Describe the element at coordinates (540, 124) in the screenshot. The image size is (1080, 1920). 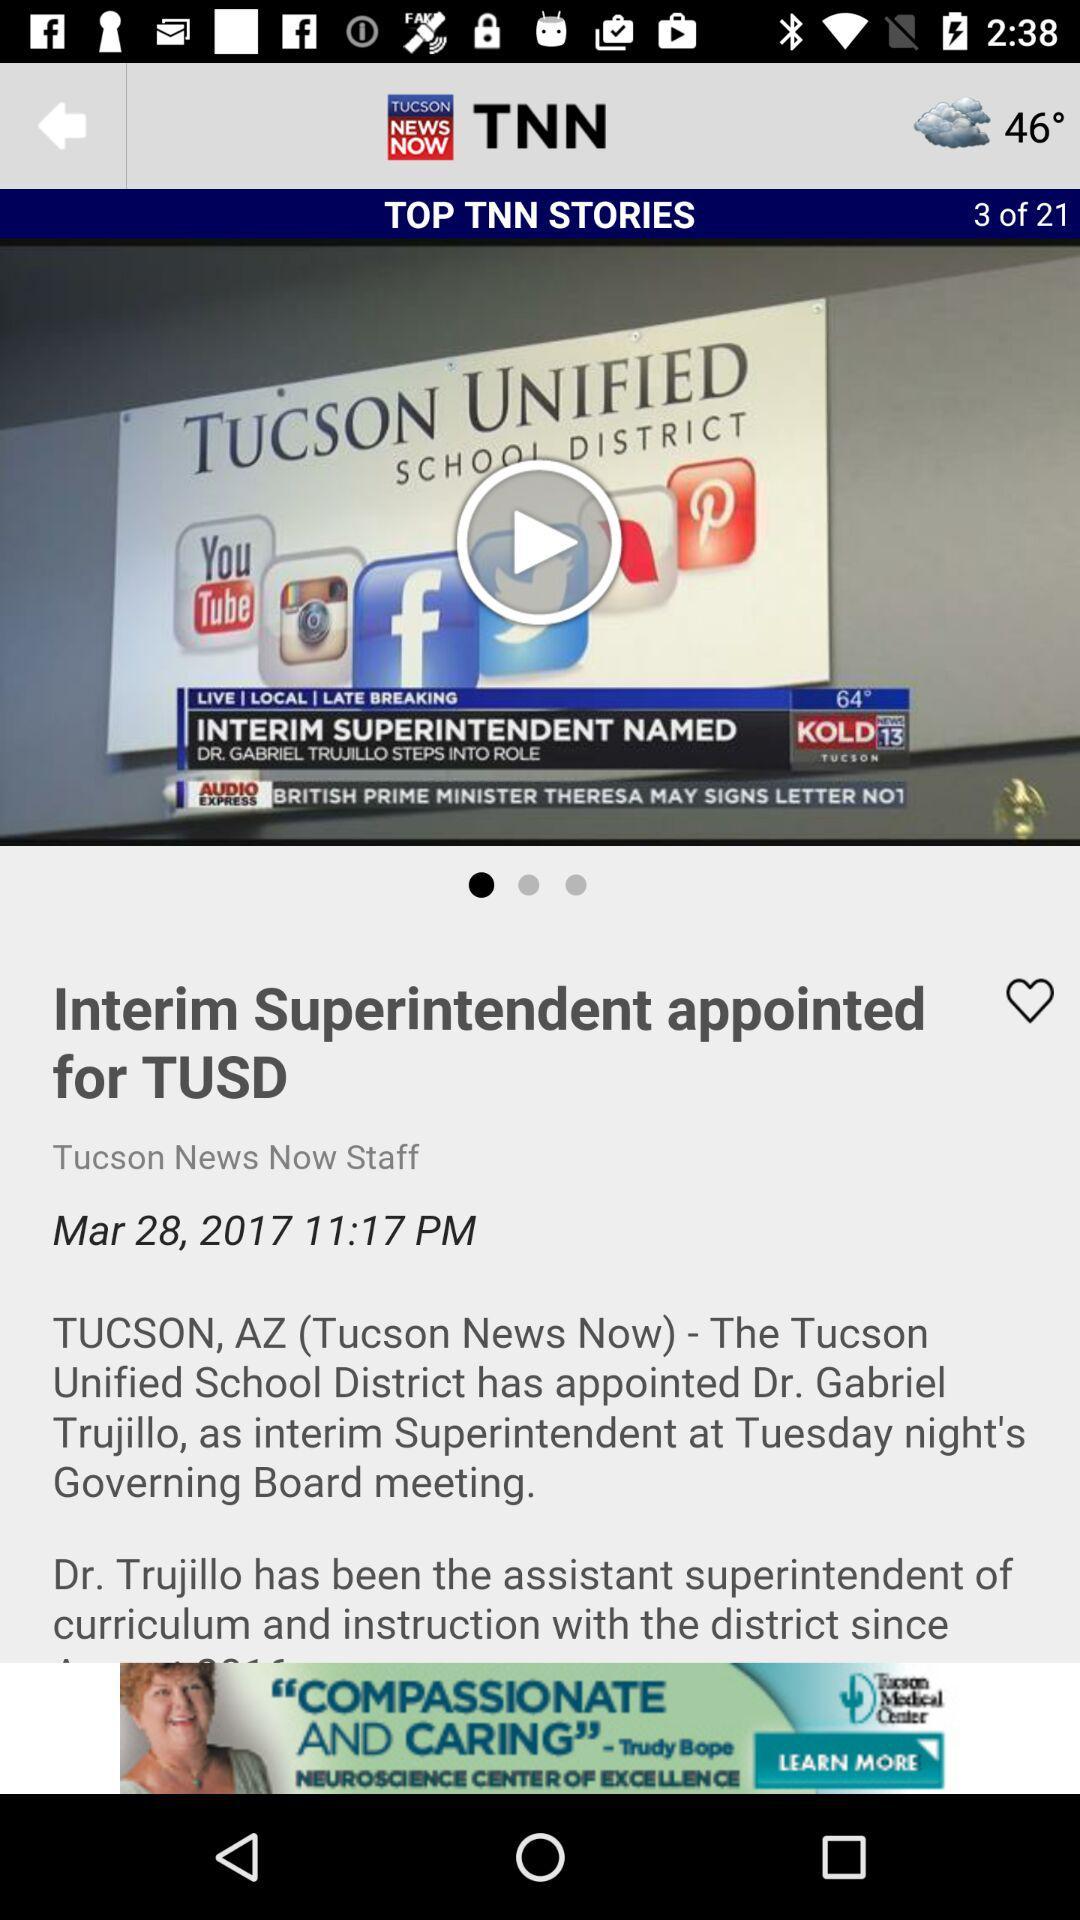
I see `return home` at that location.